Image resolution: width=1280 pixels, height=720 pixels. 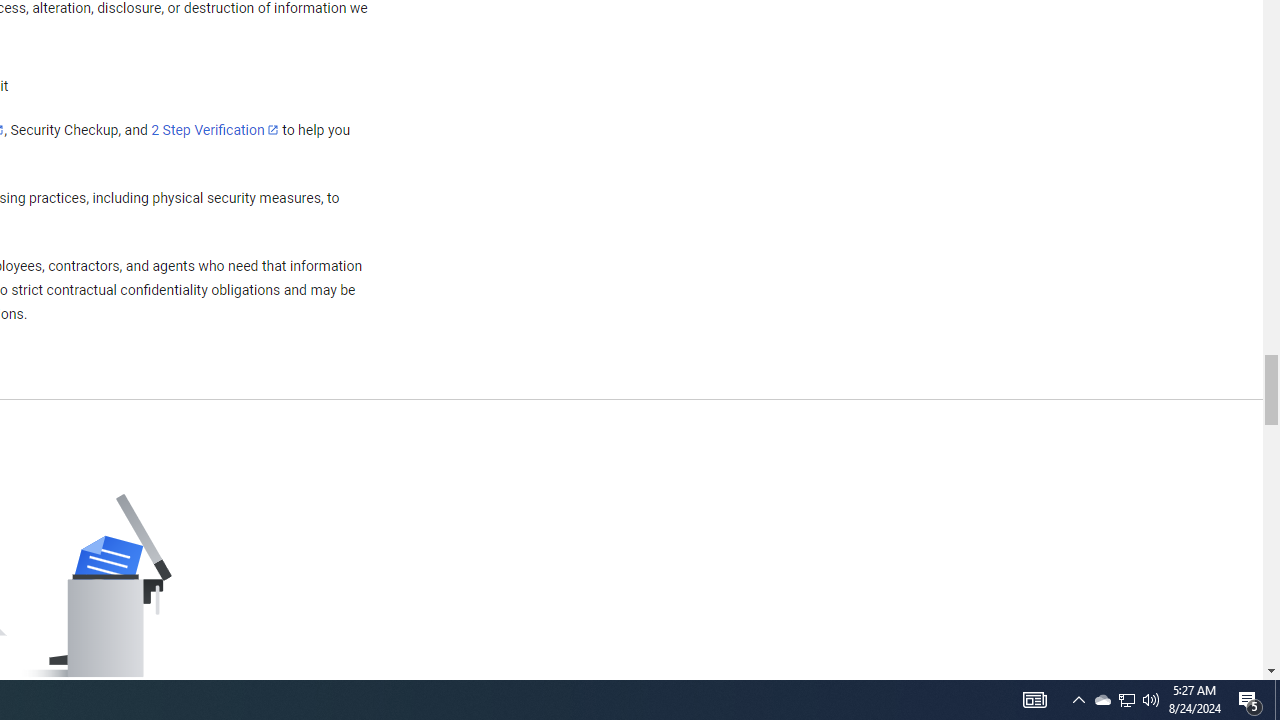 What do you see at coordinates (215, 129) in the screenshot?
I see `'2 Step Verification'` at bounding box center [215, 129].